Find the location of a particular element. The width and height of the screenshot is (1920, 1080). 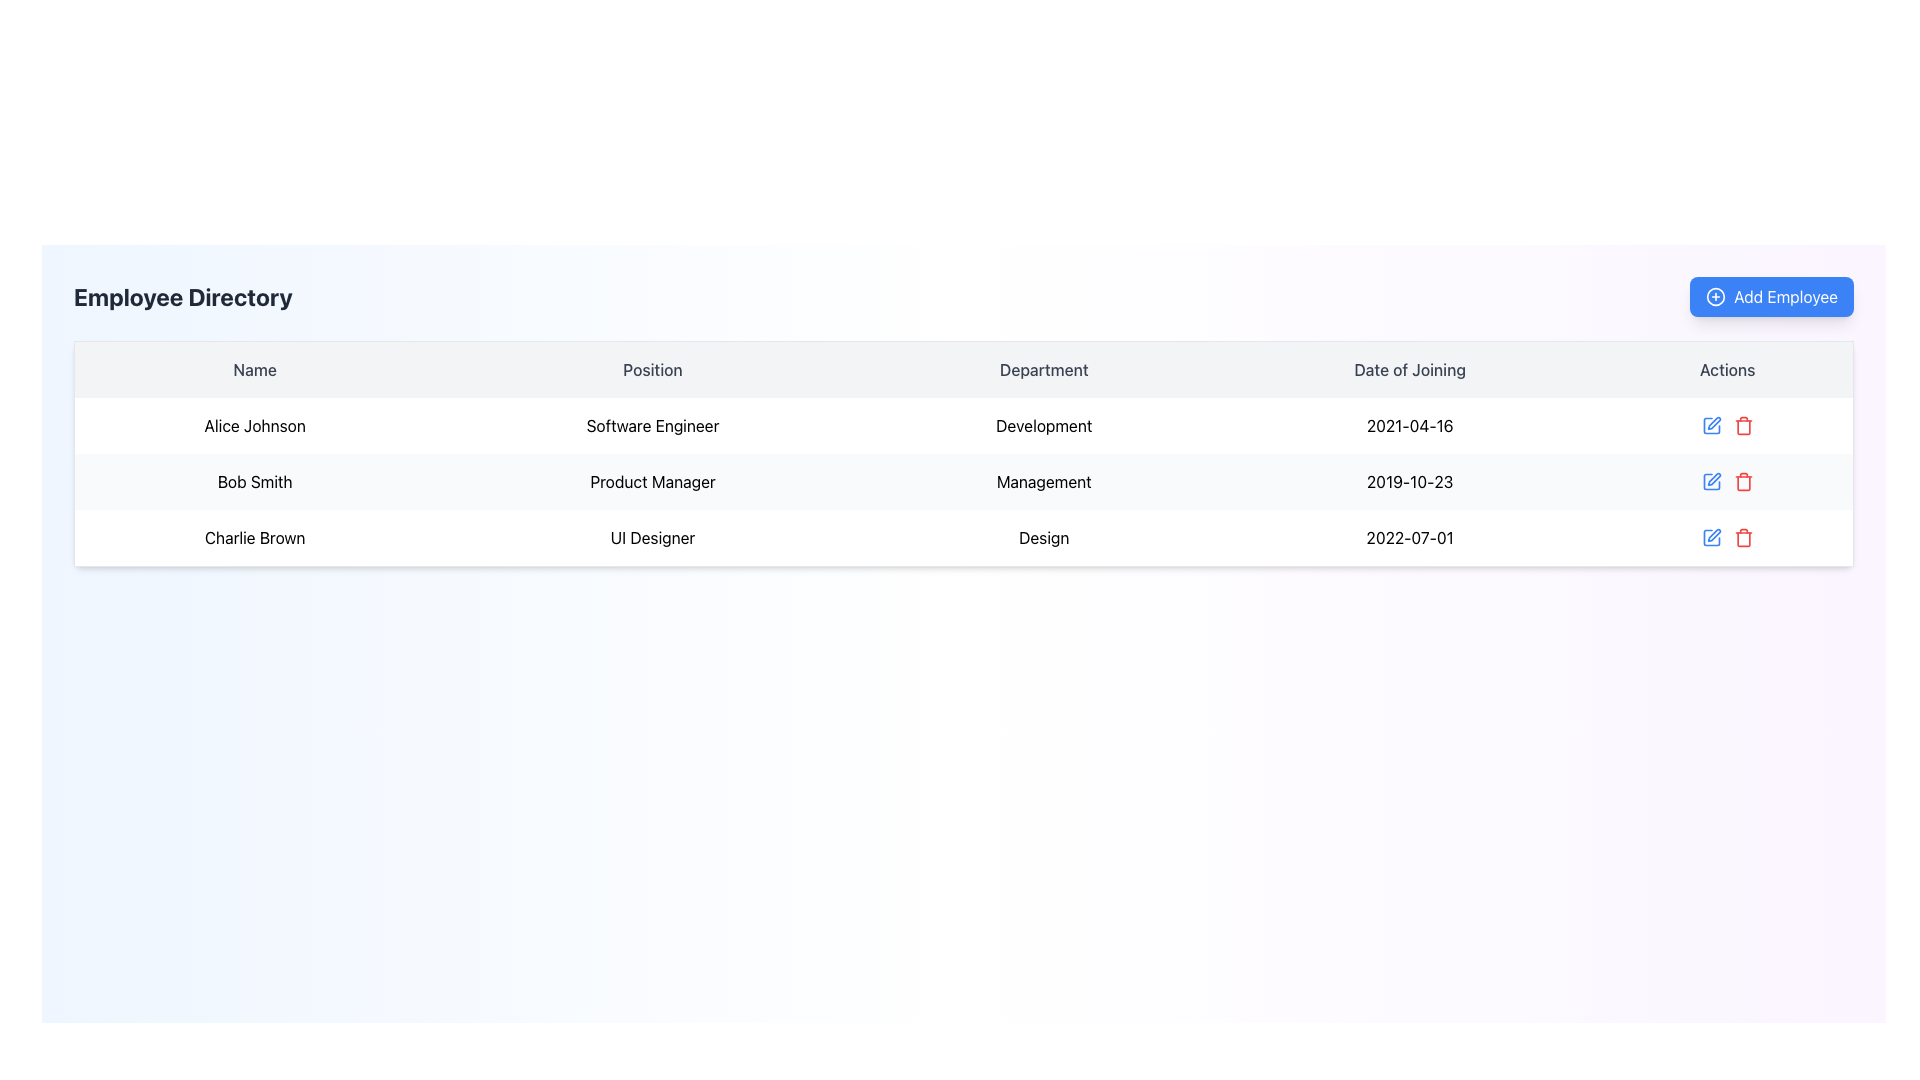

the edit icon located in the 'Actions' column of the second row (Bob Smith) in the 'Employee Directory' table is located at coordinates (1710, 482).